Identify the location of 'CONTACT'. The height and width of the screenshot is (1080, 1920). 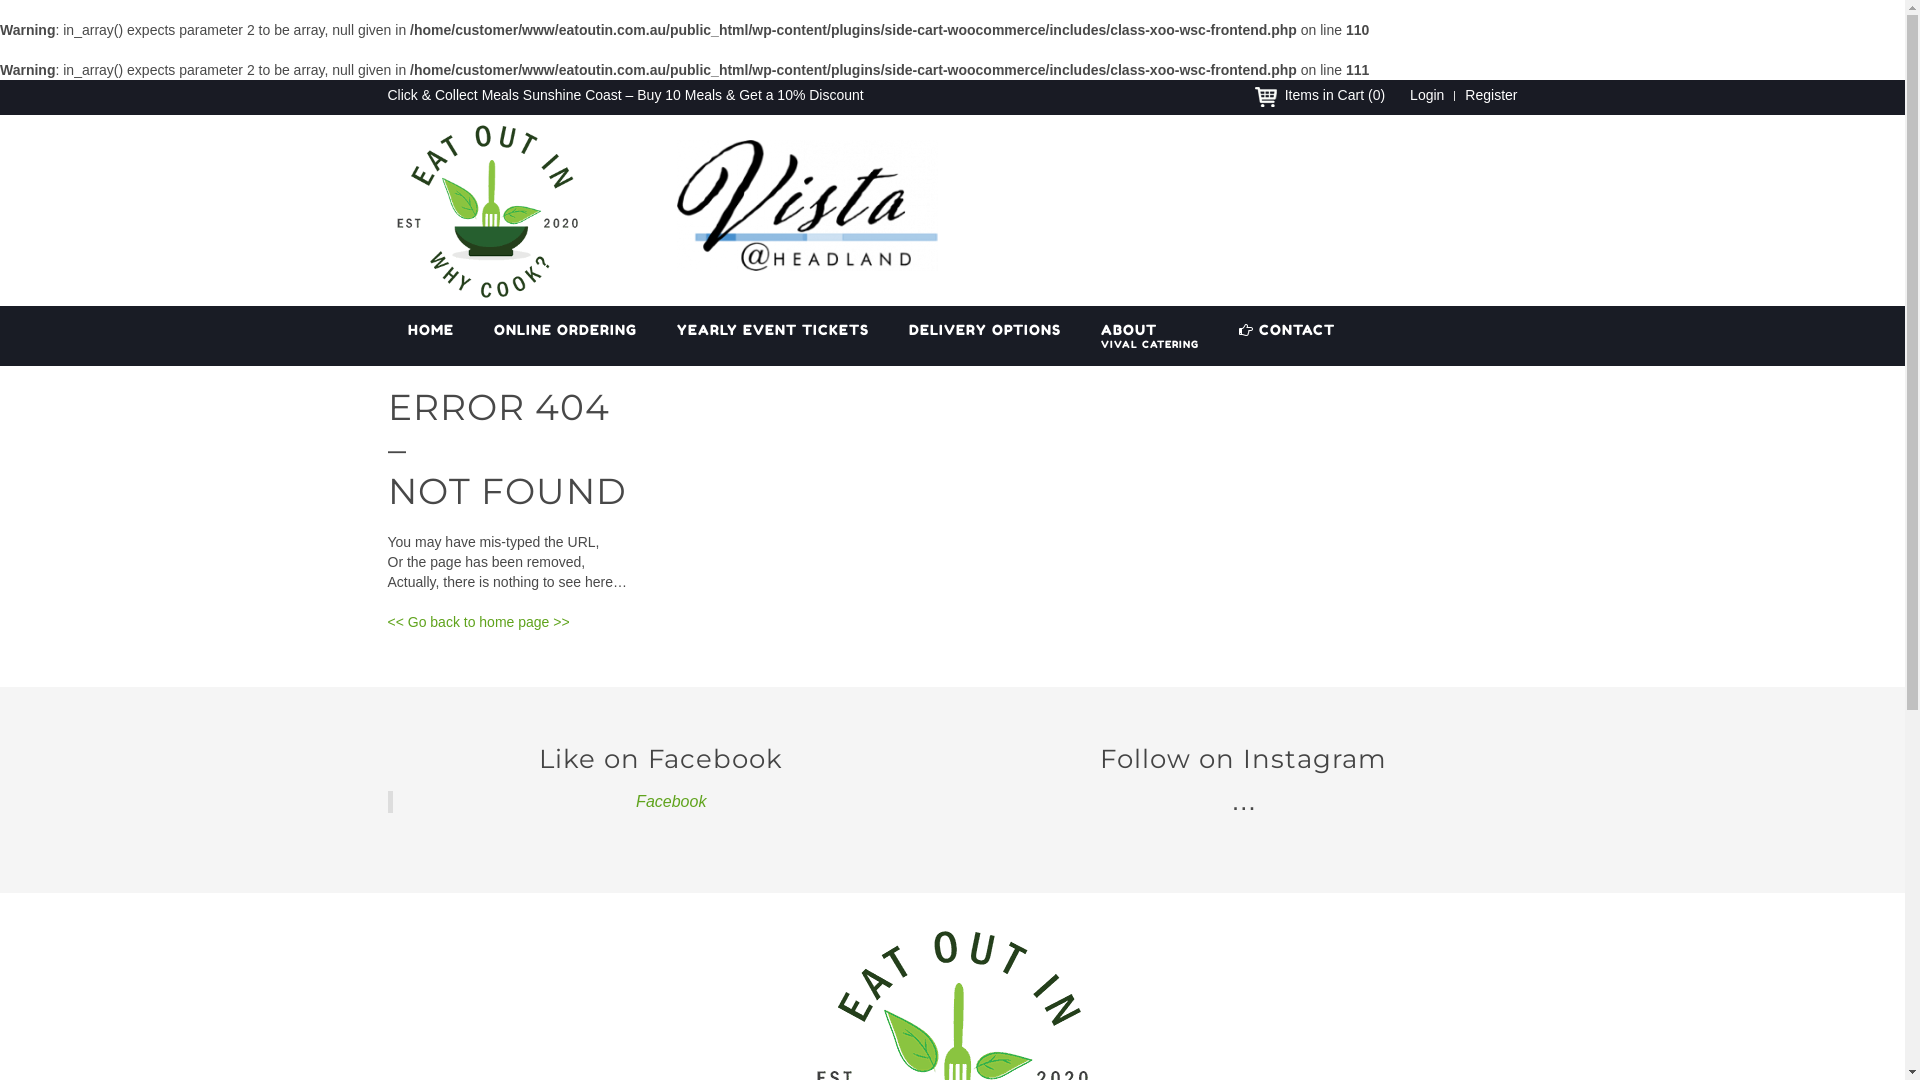
(1286, 334).